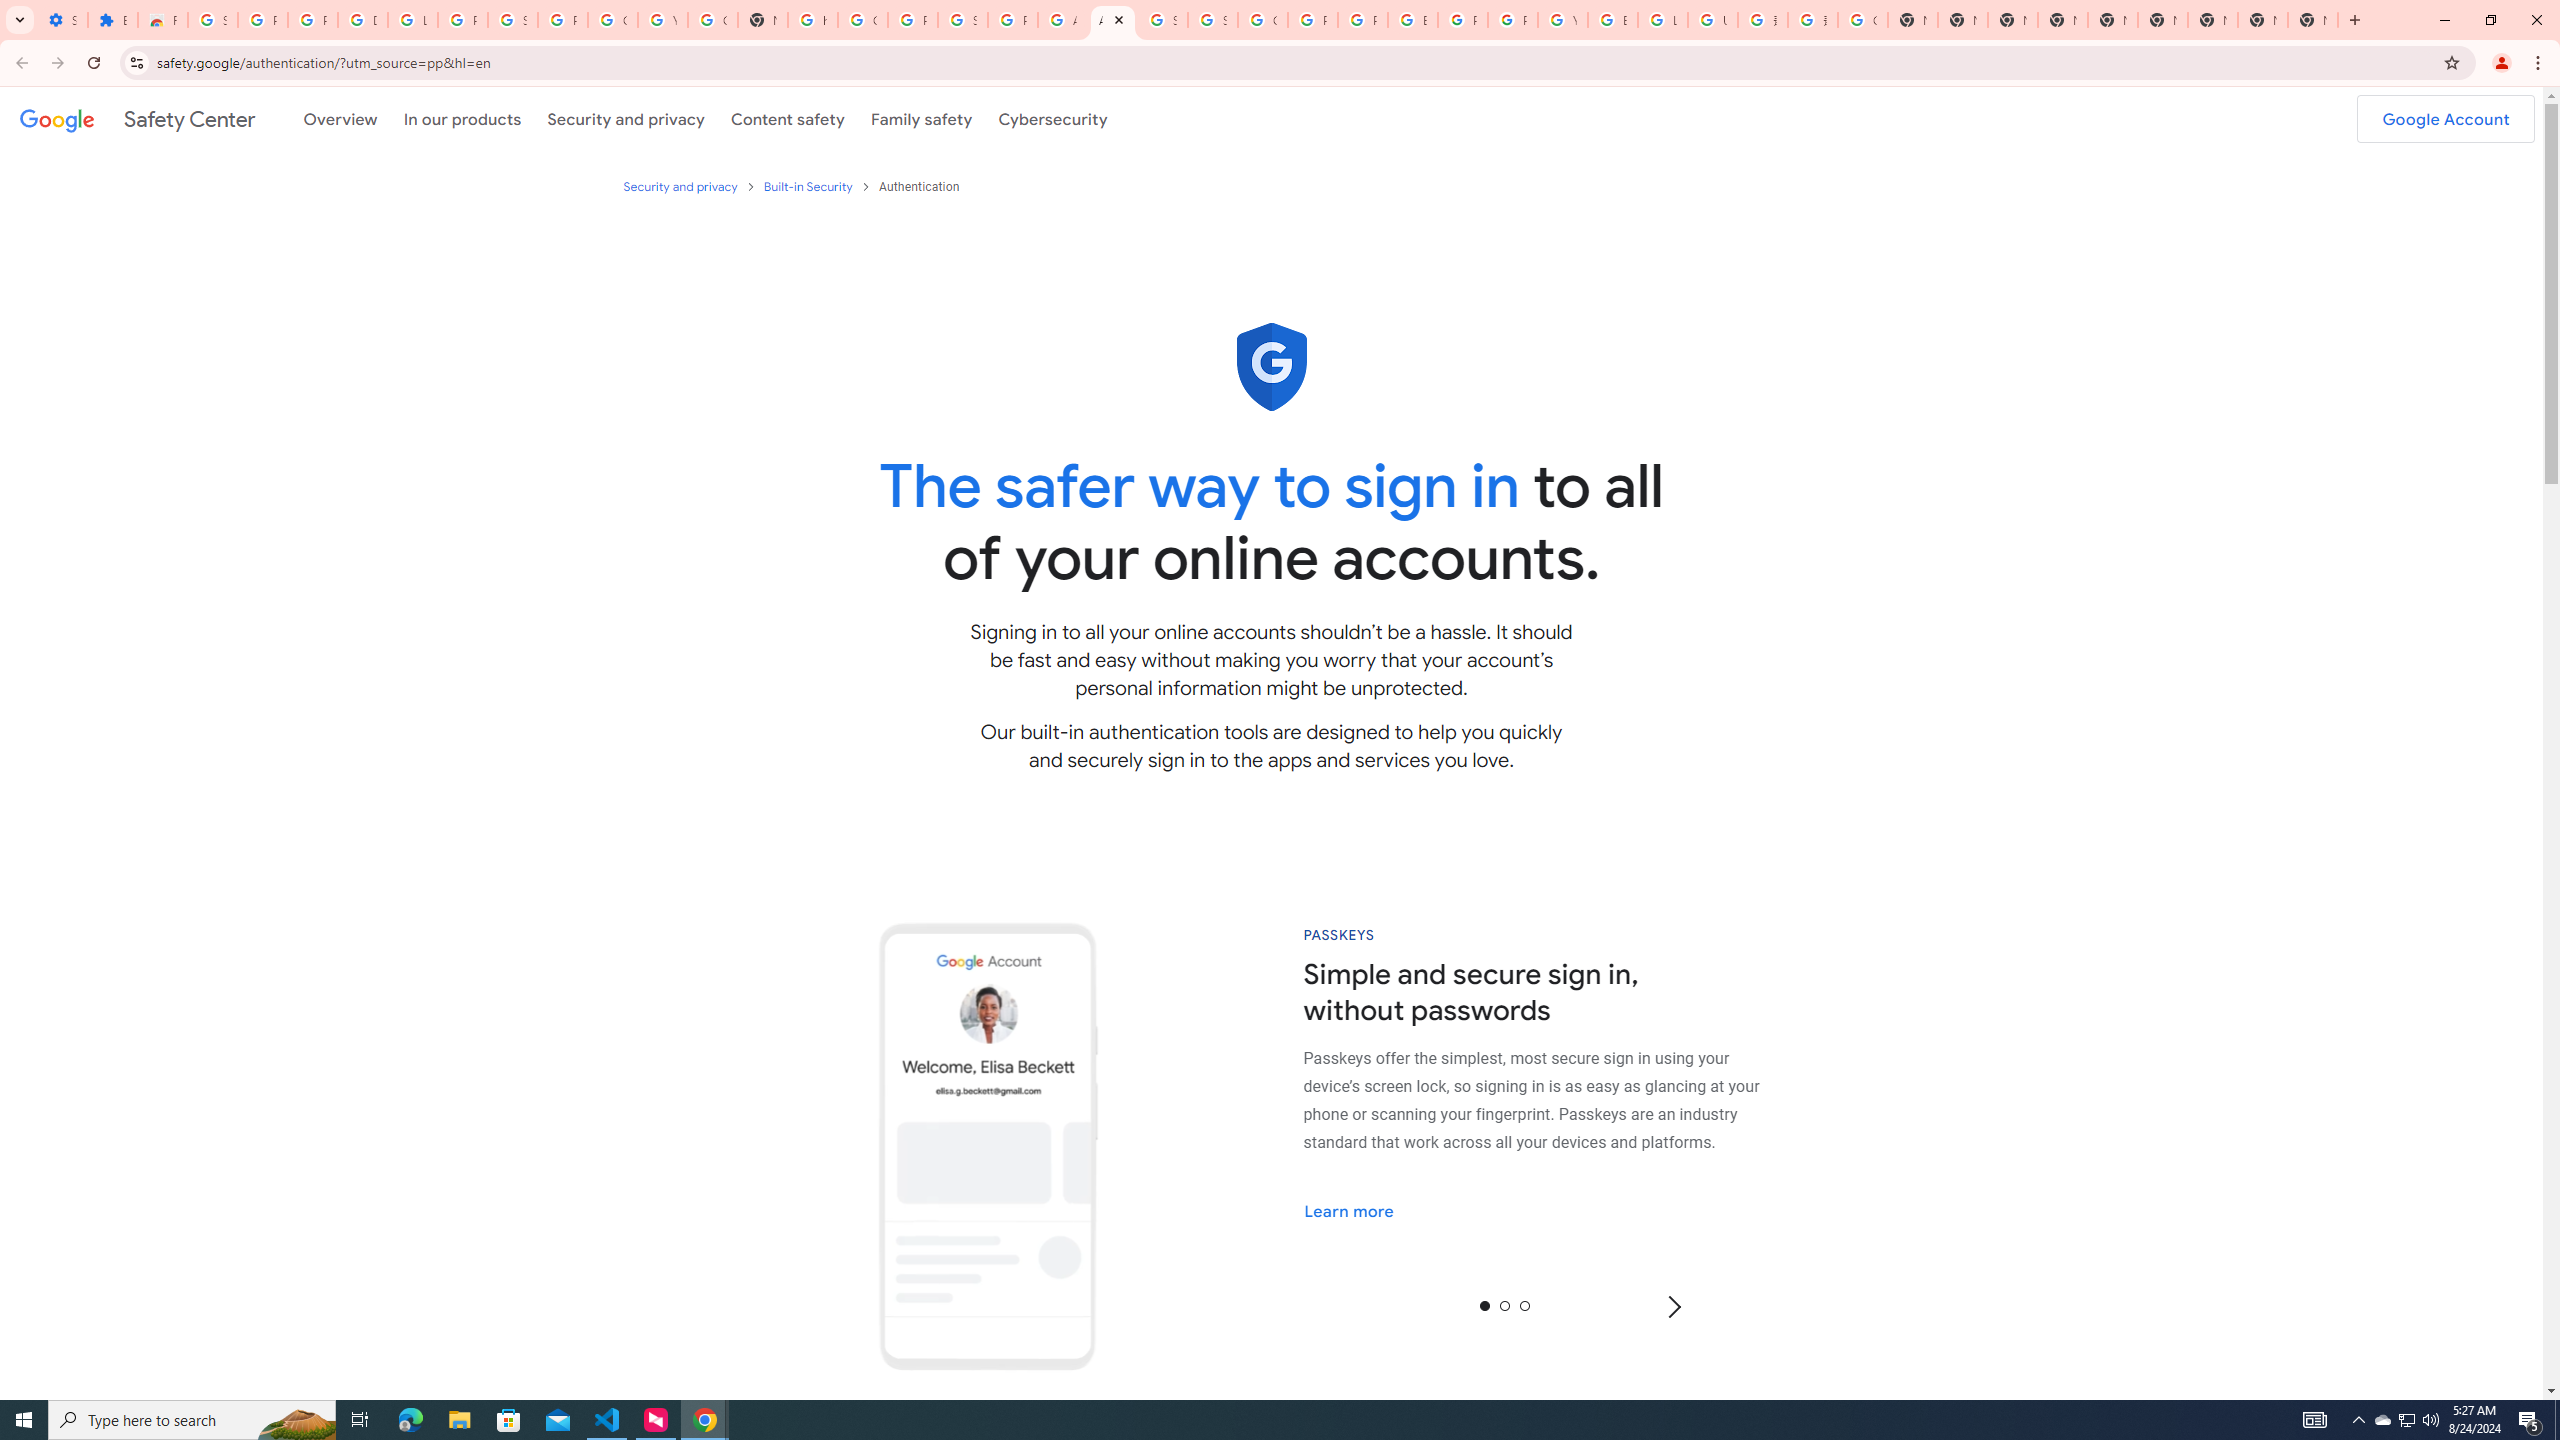 Image resolution: width=2560 pixels, height=1440 pixels. What do you see at coordinates (461, 118) in the screenshot?
I see `'In our products'` at bounding box center [461, 118].